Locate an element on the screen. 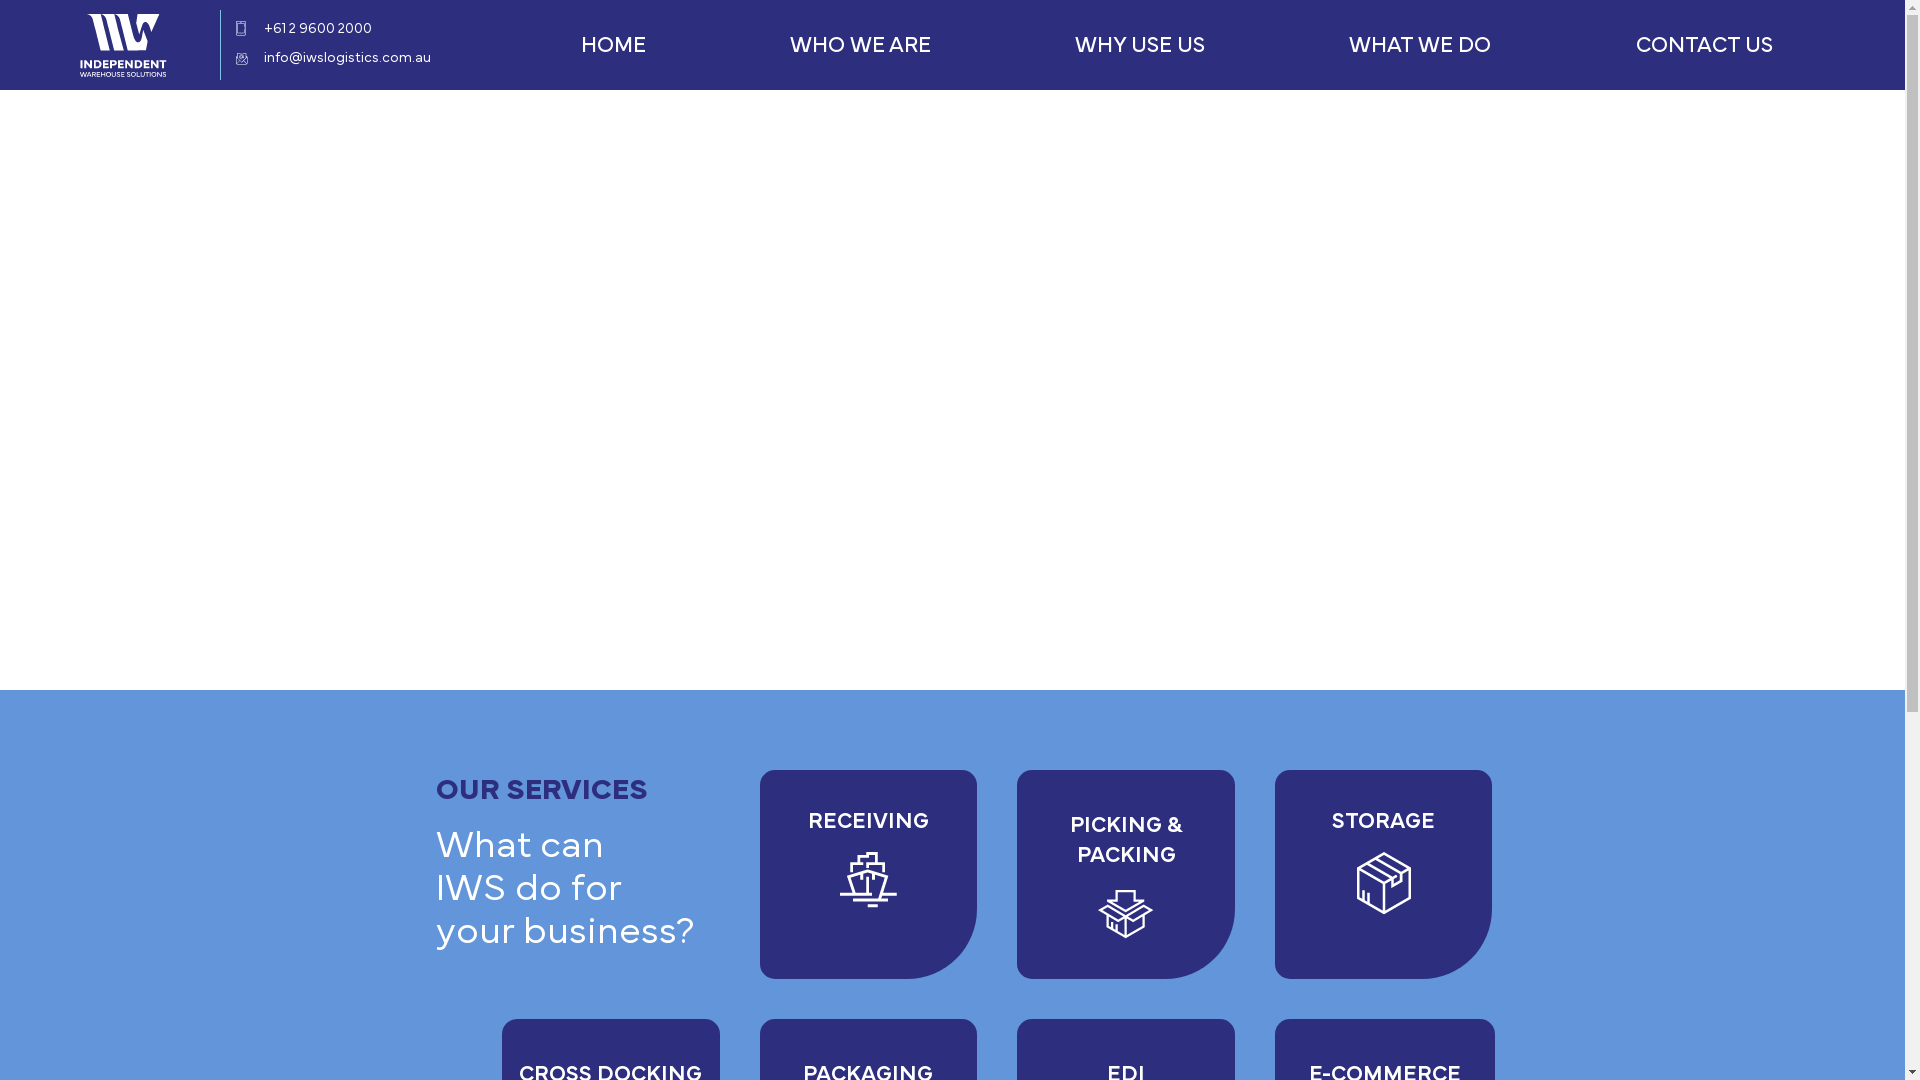 The image size is (1920, 1080). '+61 2 9600 2000' is located at coordinates (316, 29).